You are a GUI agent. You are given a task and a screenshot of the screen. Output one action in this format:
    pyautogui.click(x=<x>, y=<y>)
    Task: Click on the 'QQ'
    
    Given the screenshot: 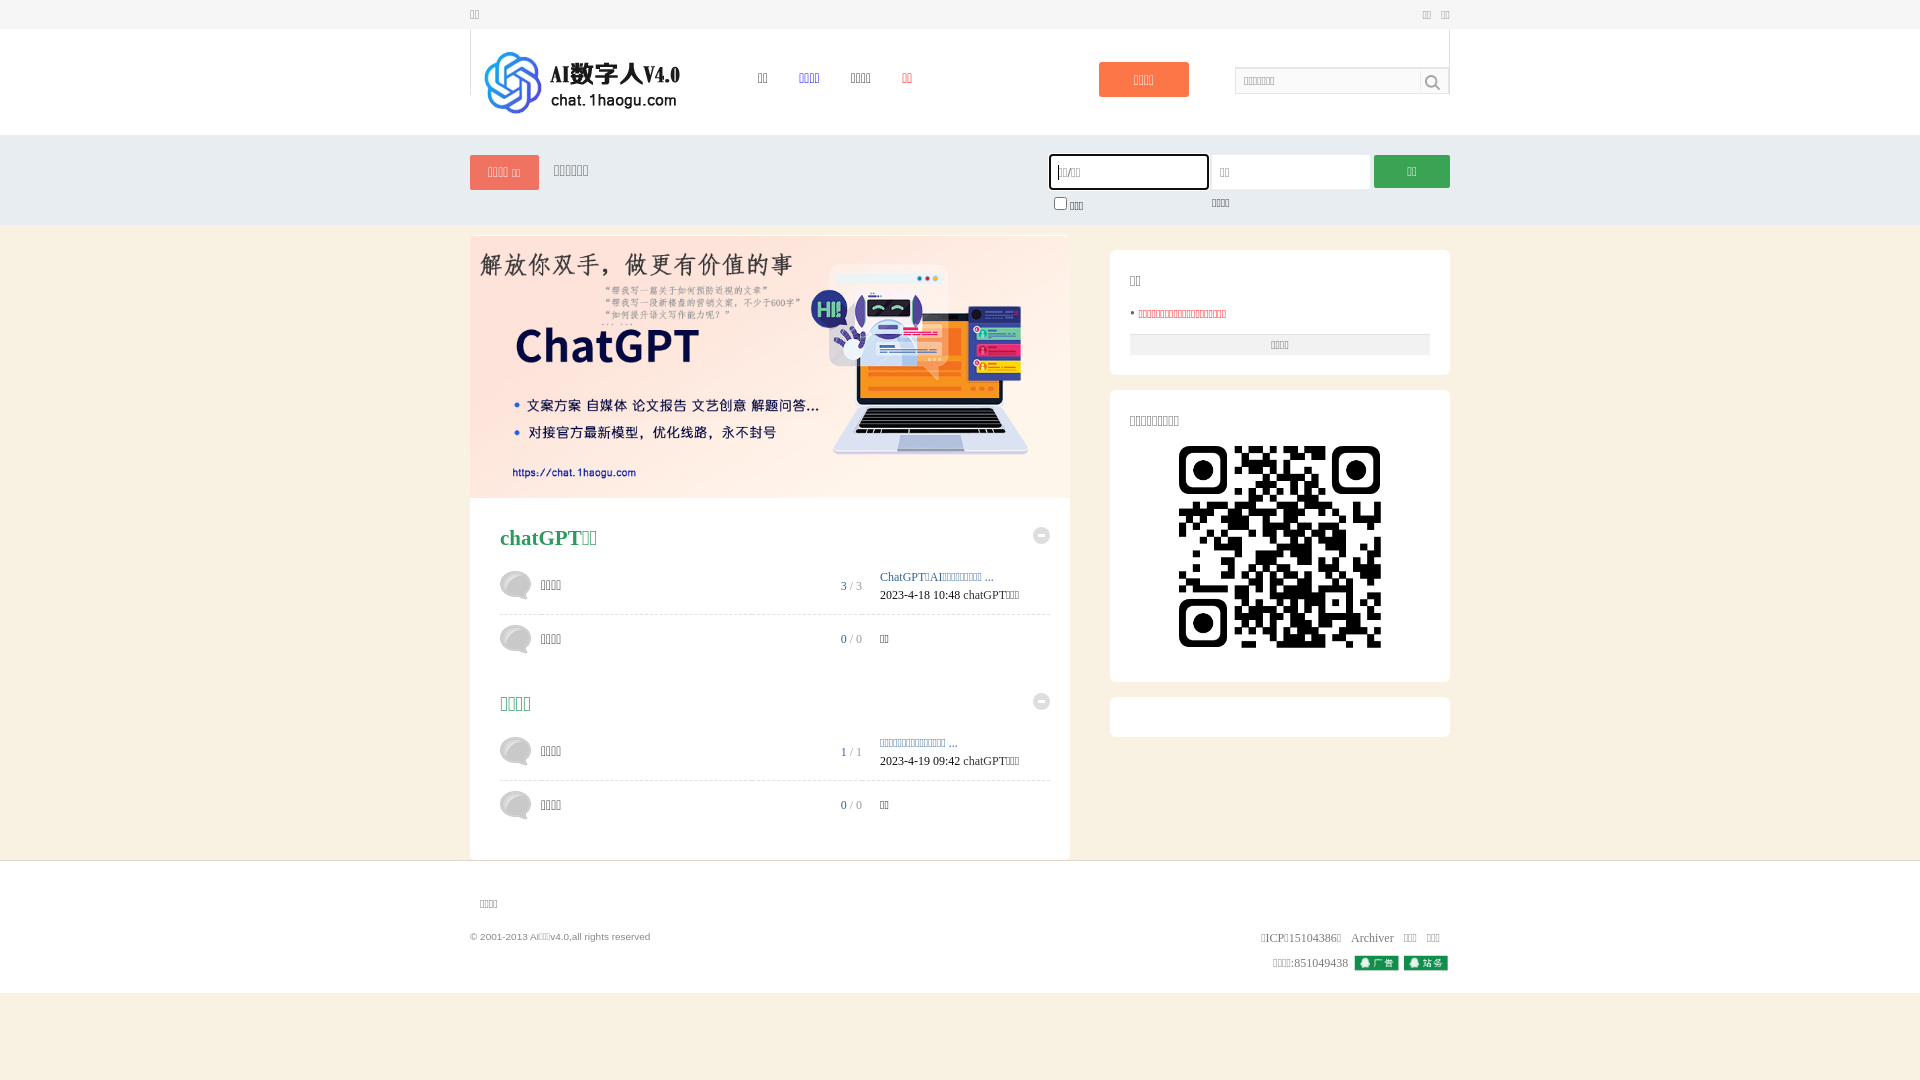 What is the action you would take?
    pyautogui.click(x=1353, y=962)
    